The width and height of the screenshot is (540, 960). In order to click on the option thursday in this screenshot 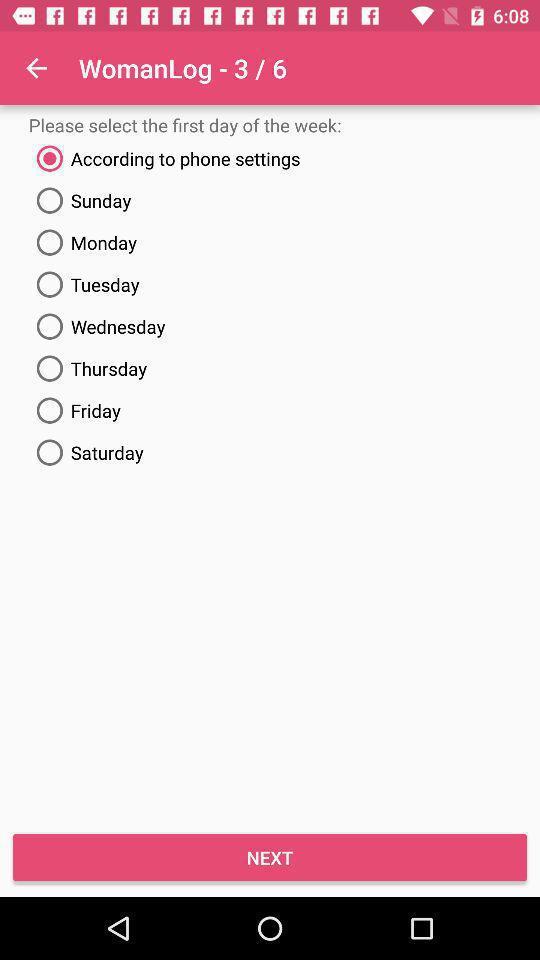, I will do `click(270, 368)`.